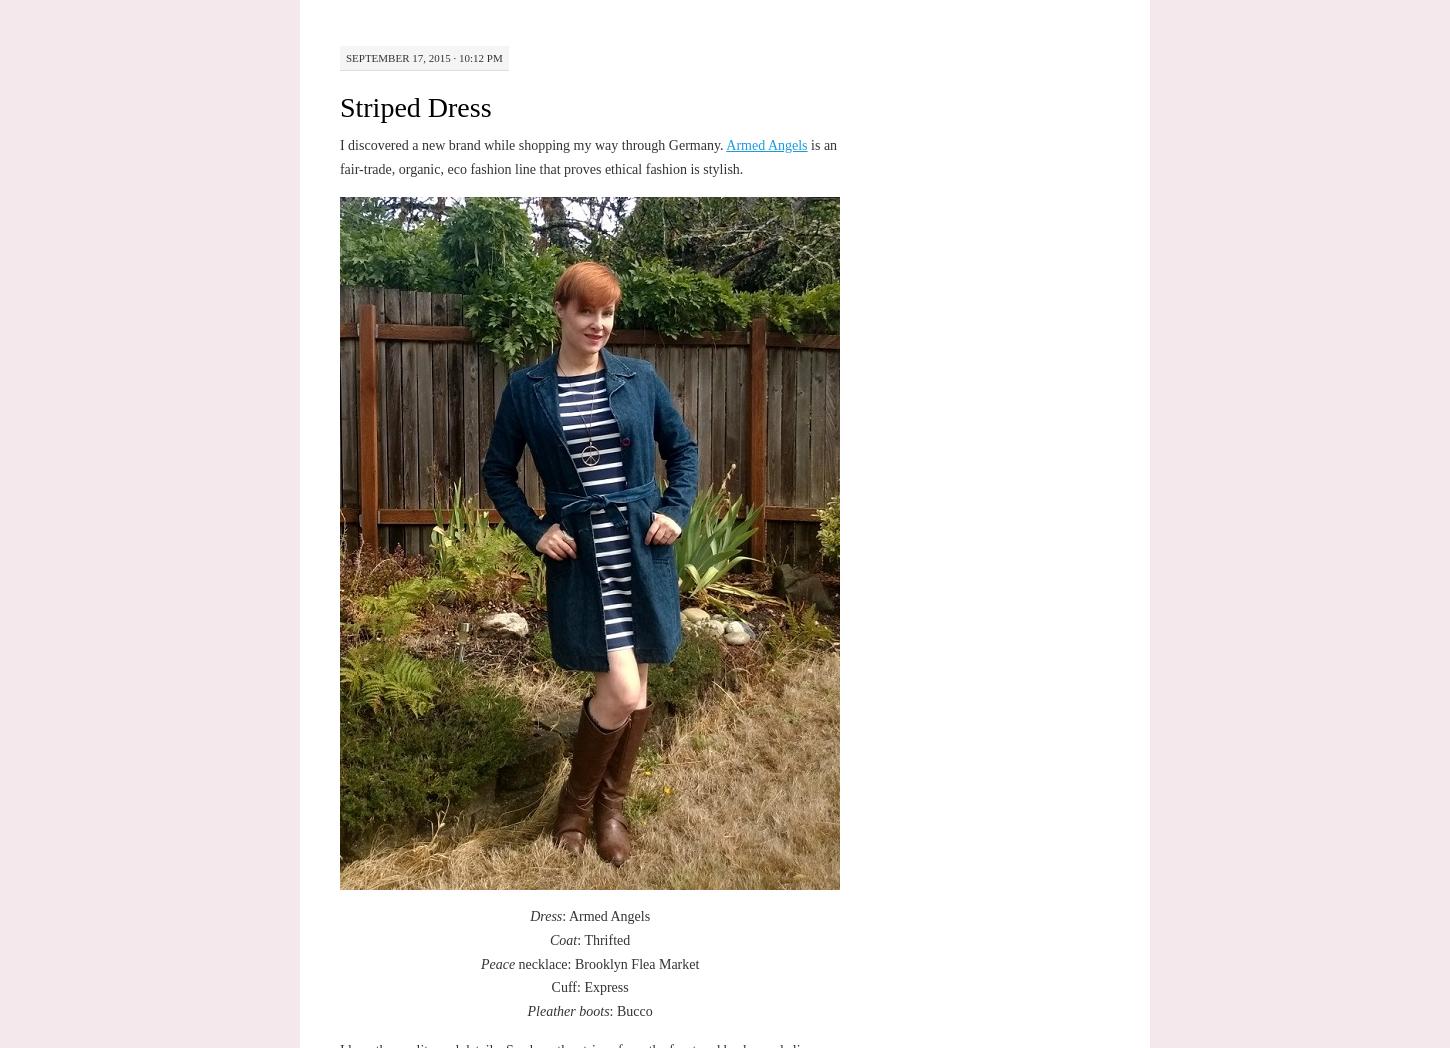  I want to click on 'September 17, 2015 · 10:12 pm', so click(422, 57).